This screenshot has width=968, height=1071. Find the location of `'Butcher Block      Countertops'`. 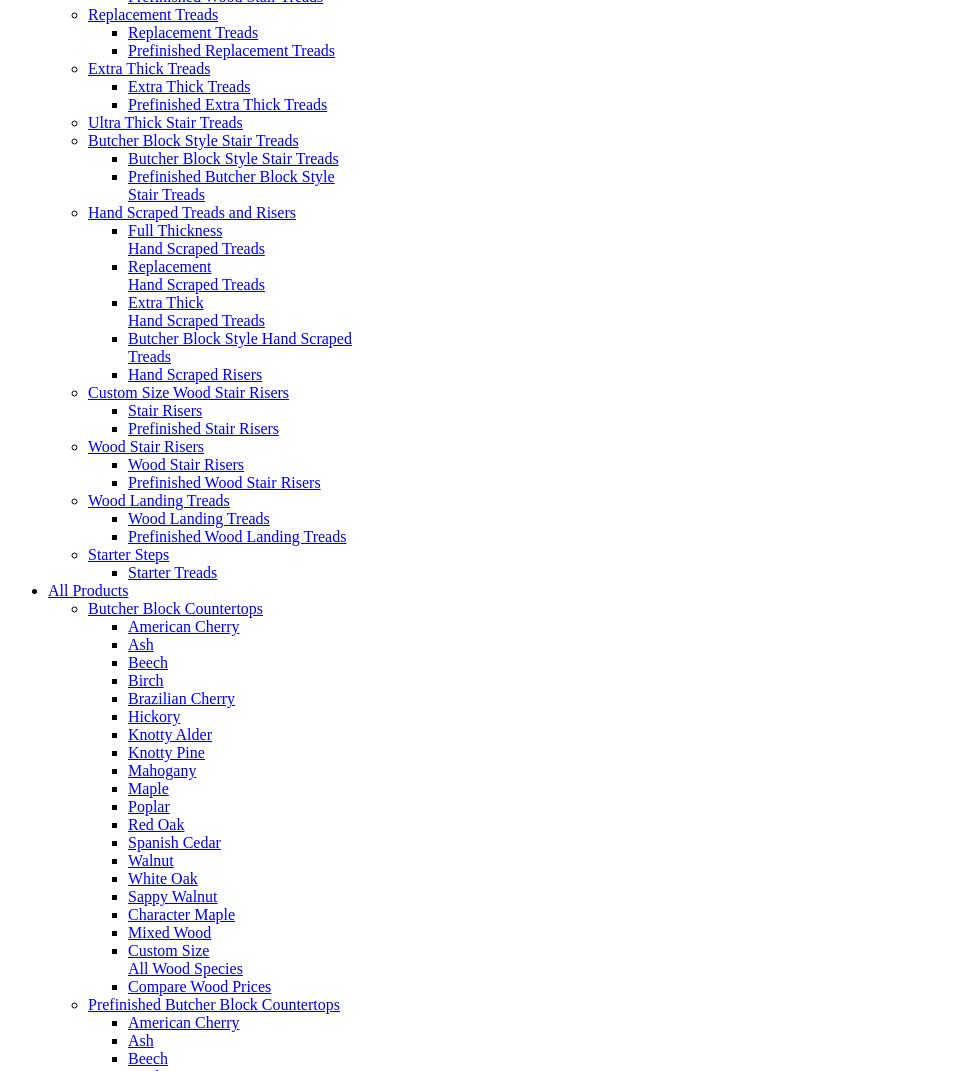

'Butcher Block      Countertops' is located at coordinates (175, 608).